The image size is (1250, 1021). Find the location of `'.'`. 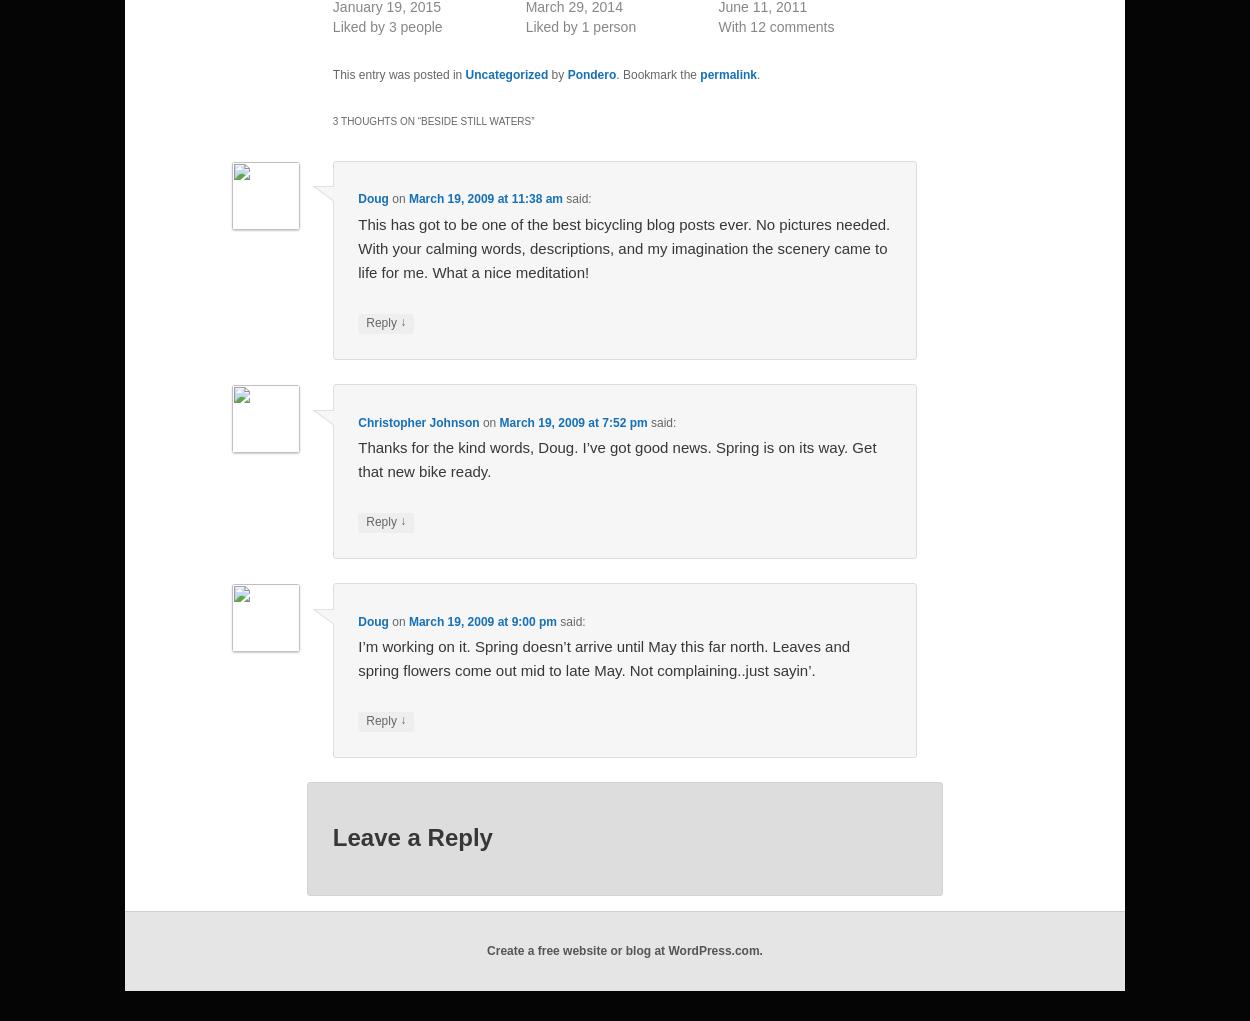

'.' is located at coordinates (758, 75).